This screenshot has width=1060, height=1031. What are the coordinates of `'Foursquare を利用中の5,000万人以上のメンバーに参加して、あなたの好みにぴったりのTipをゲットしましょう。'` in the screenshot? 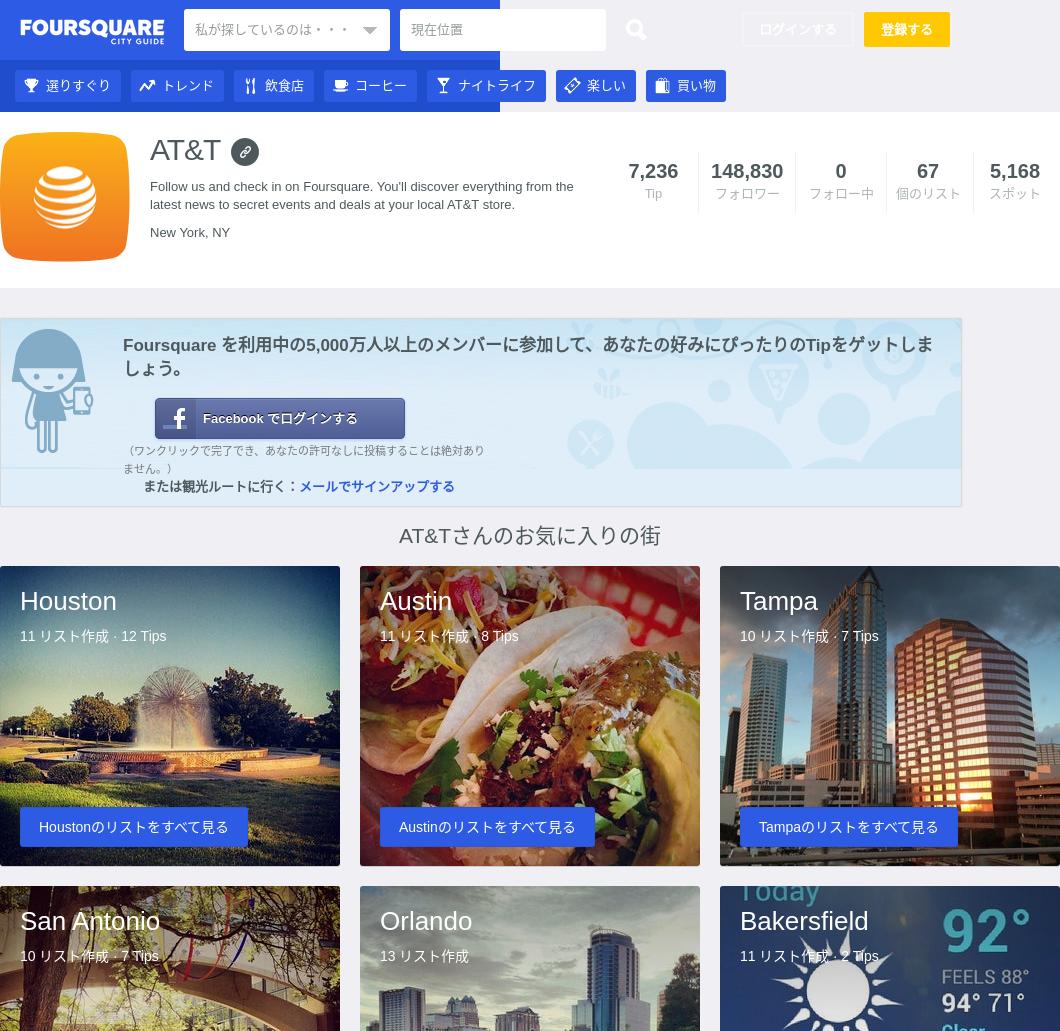 It's located at (526, 356).